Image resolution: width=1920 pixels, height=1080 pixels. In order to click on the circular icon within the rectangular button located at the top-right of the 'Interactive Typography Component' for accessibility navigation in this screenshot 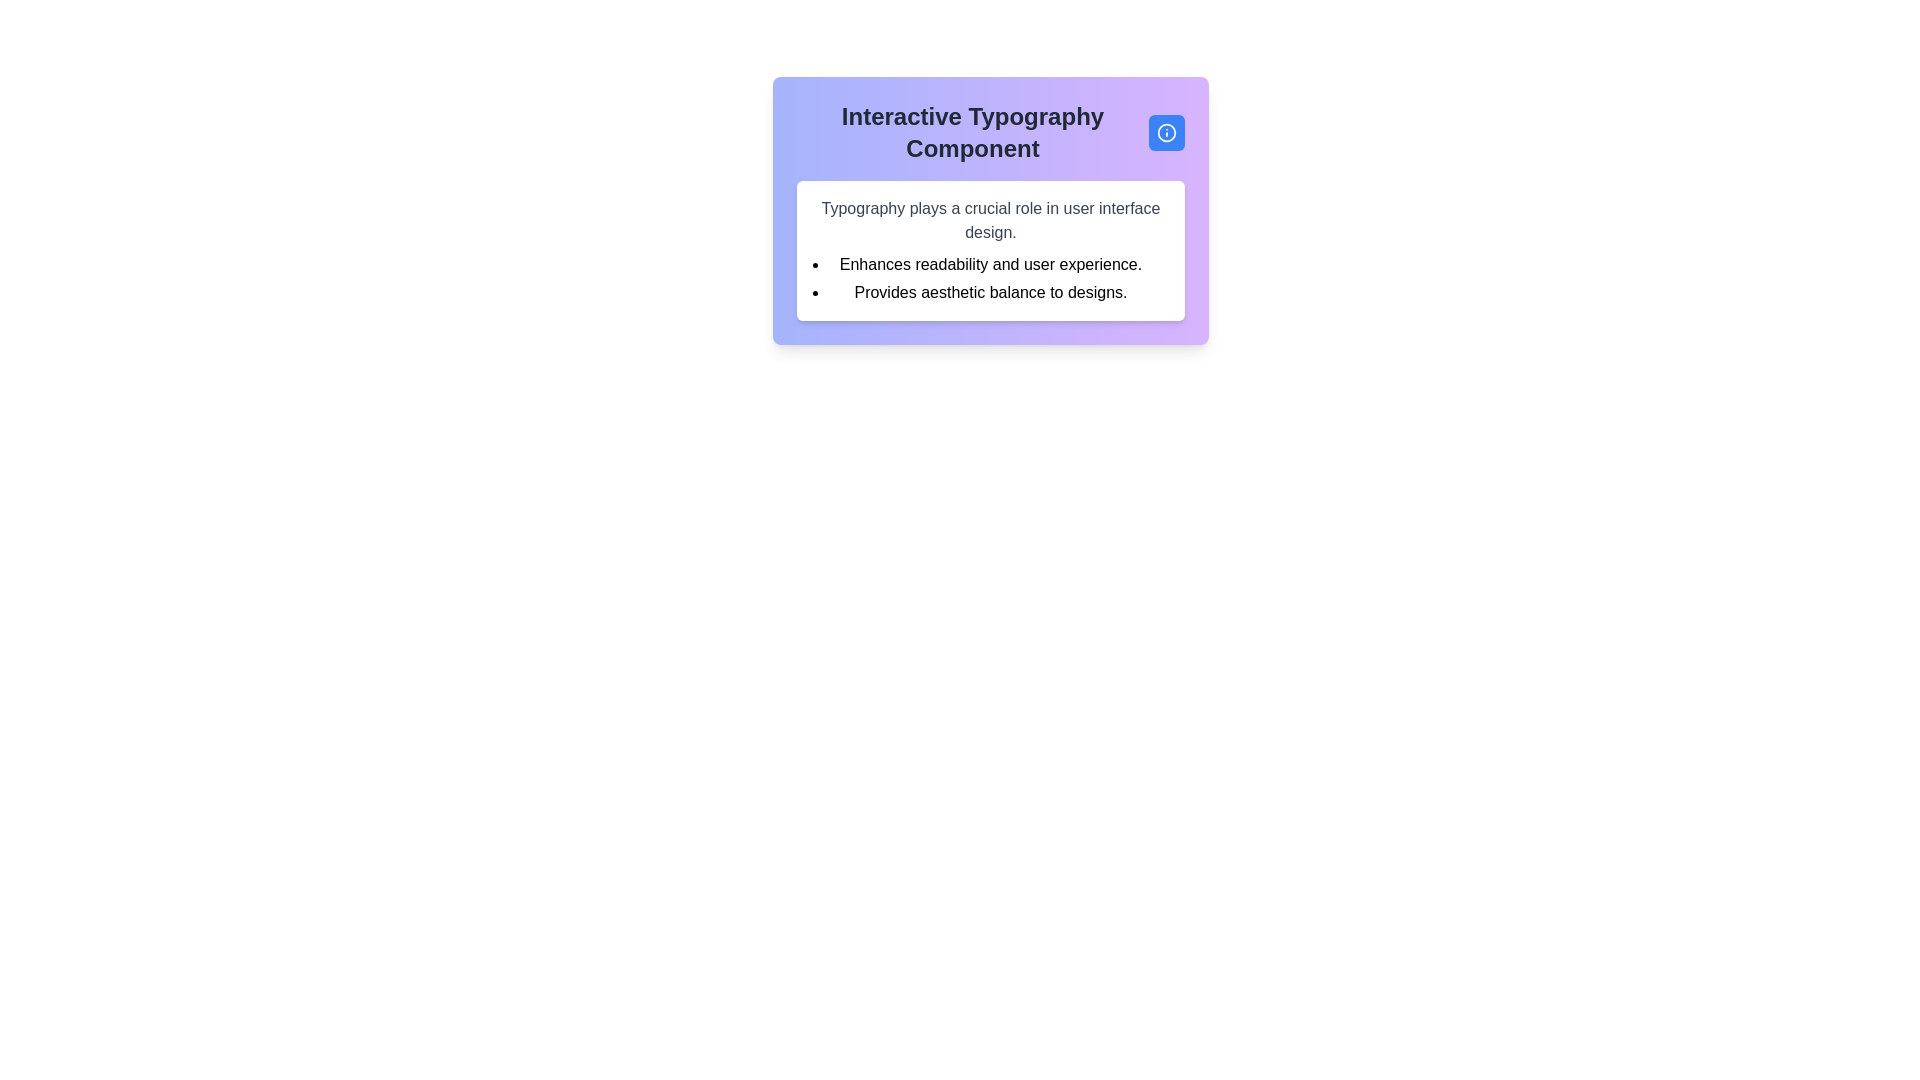, I will do `click(1166, 132)`.